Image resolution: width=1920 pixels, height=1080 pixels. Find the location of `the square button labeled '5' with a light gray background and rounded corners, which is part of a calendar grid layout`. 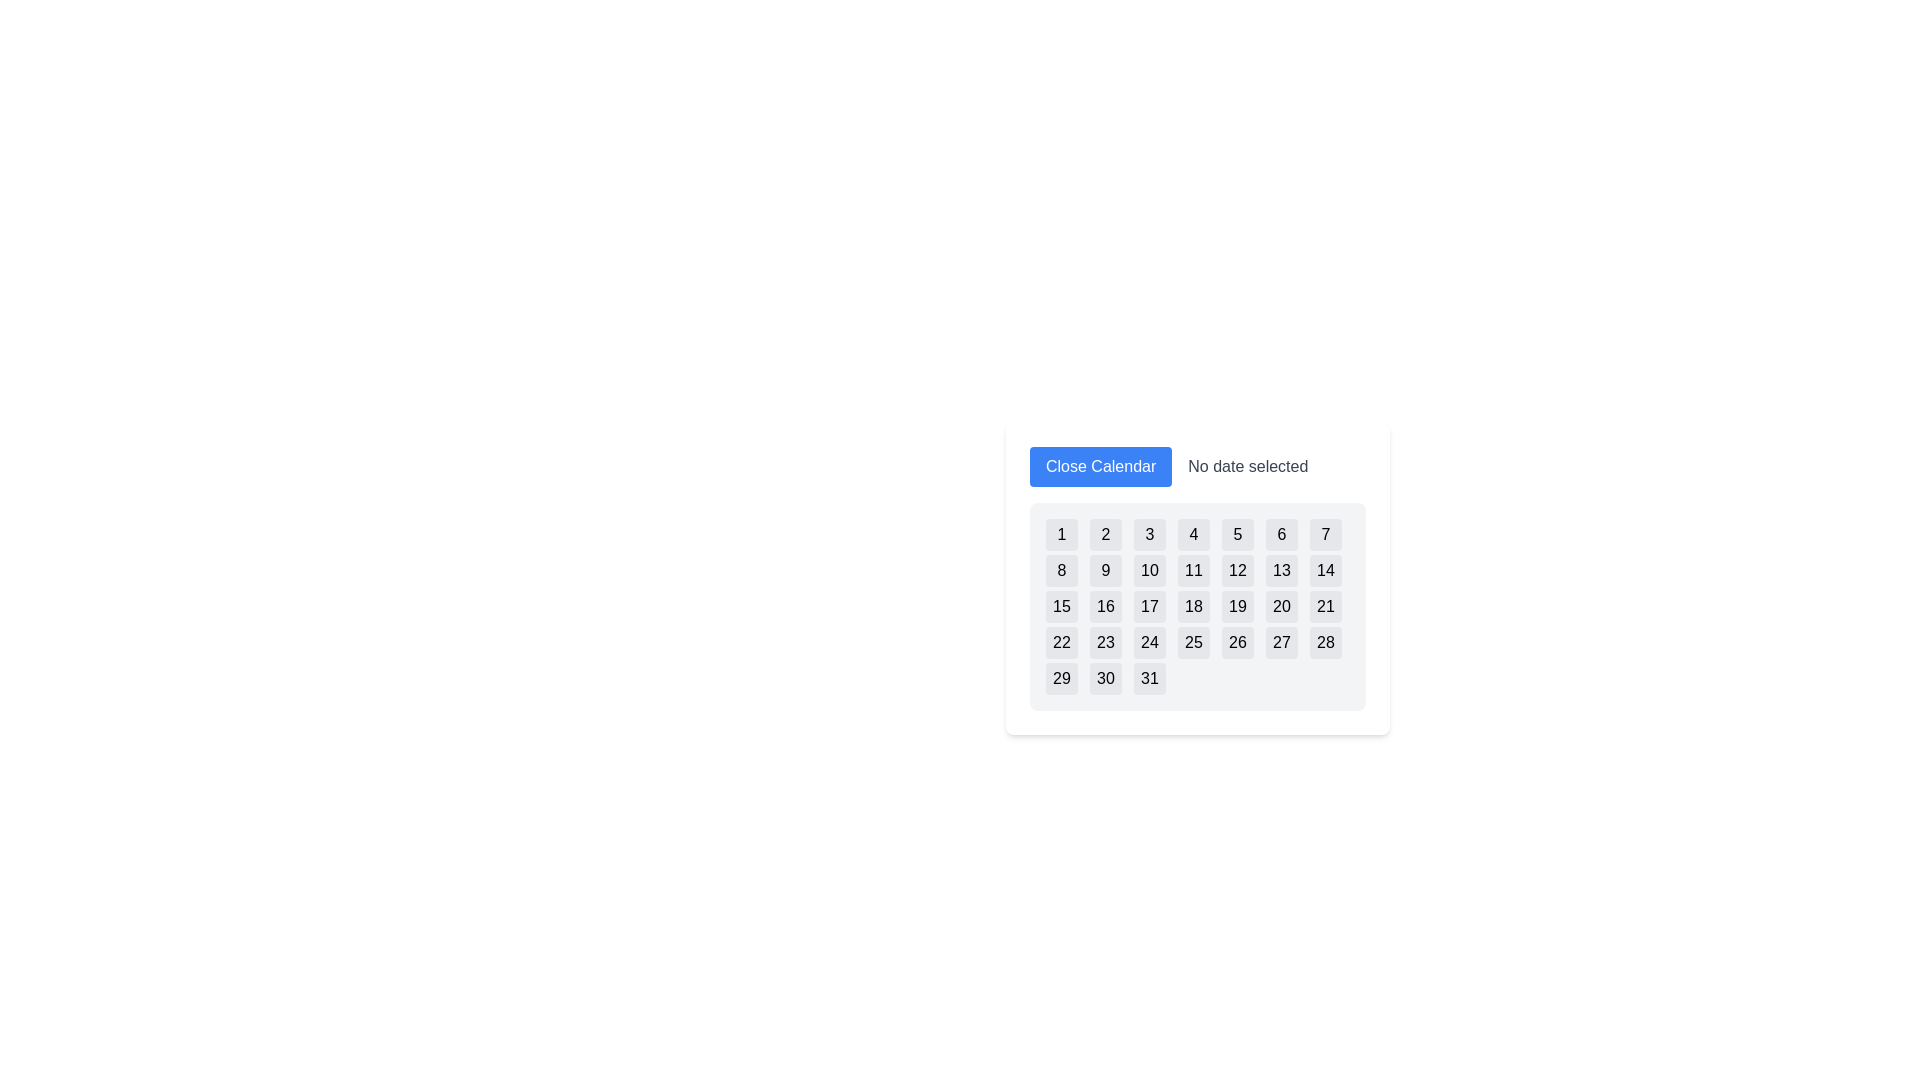

the square button labeled '5' with a light gray background and rounded corners, which is part of a calendar grid layout is located at coordinates (1237, 534).